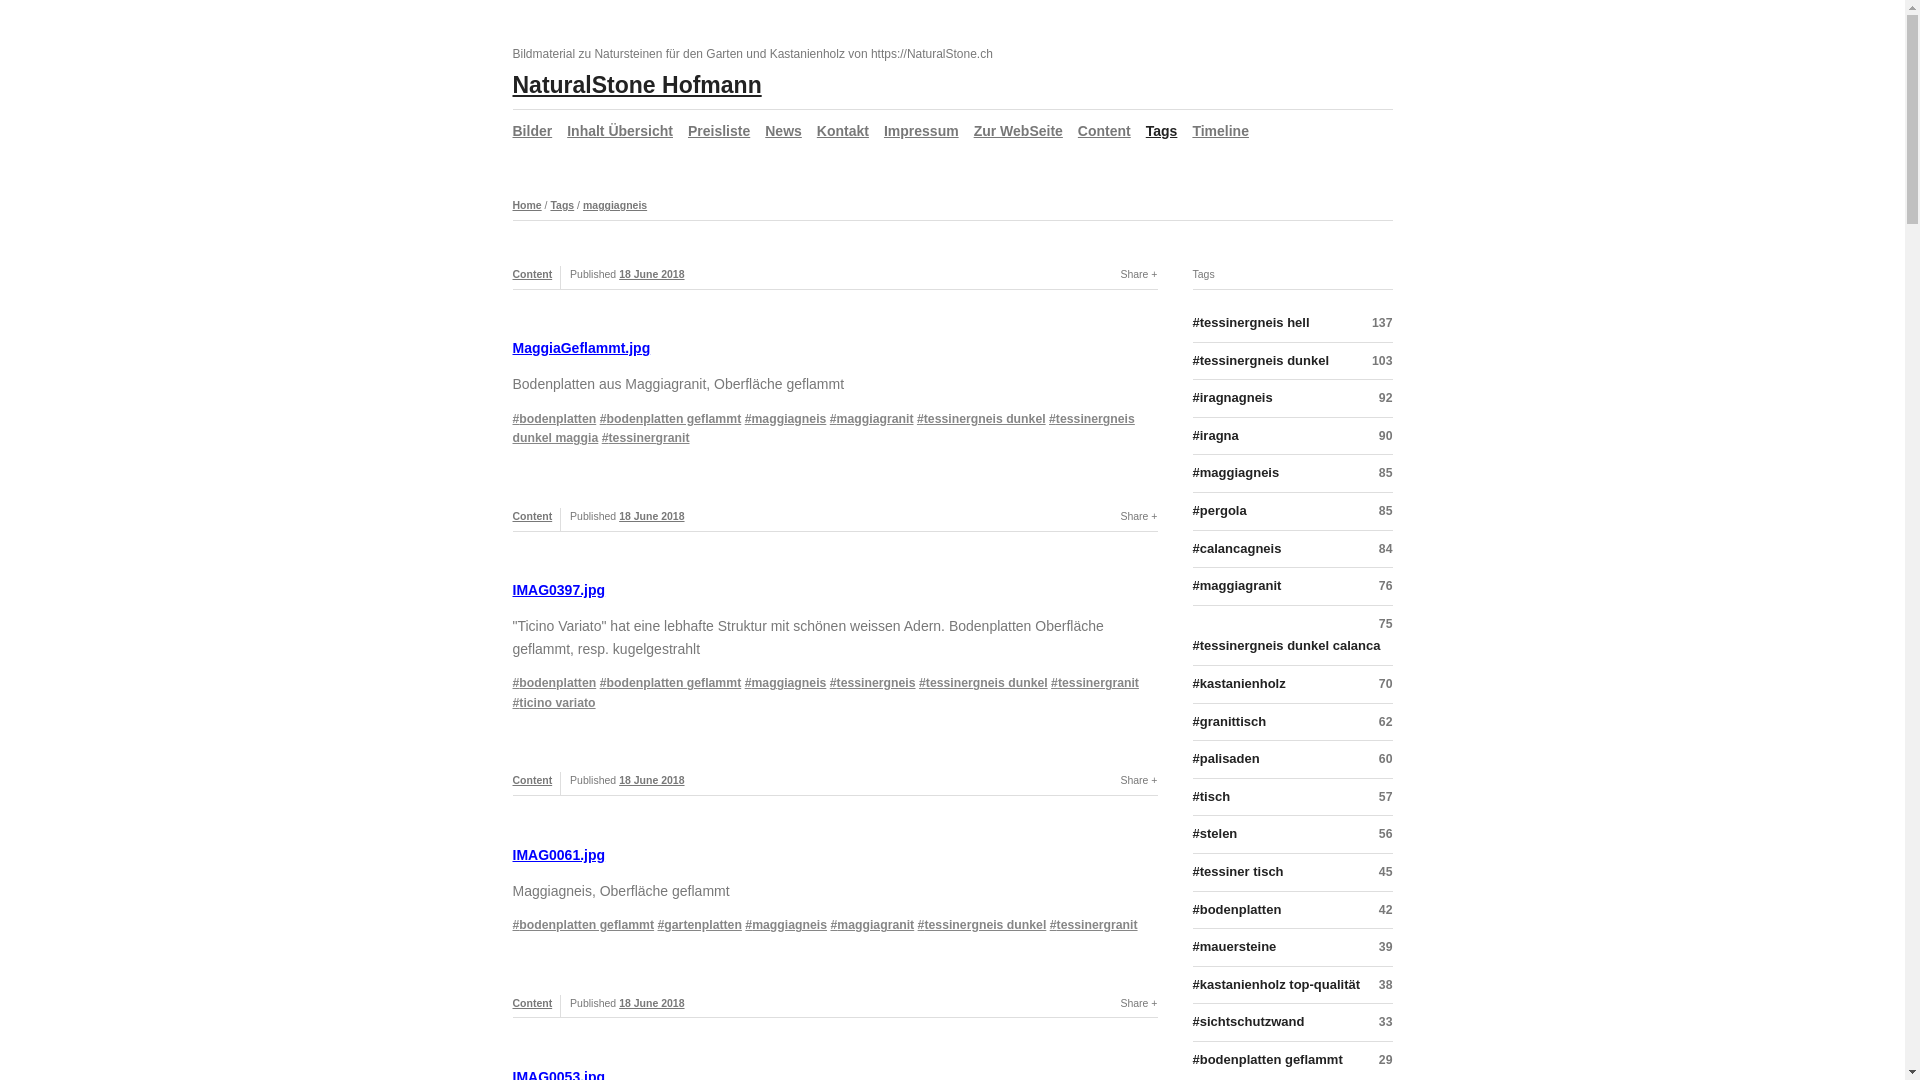  Describe the element at coordinates (1291, 1022) in the screenshot. I see `'33` at that location.